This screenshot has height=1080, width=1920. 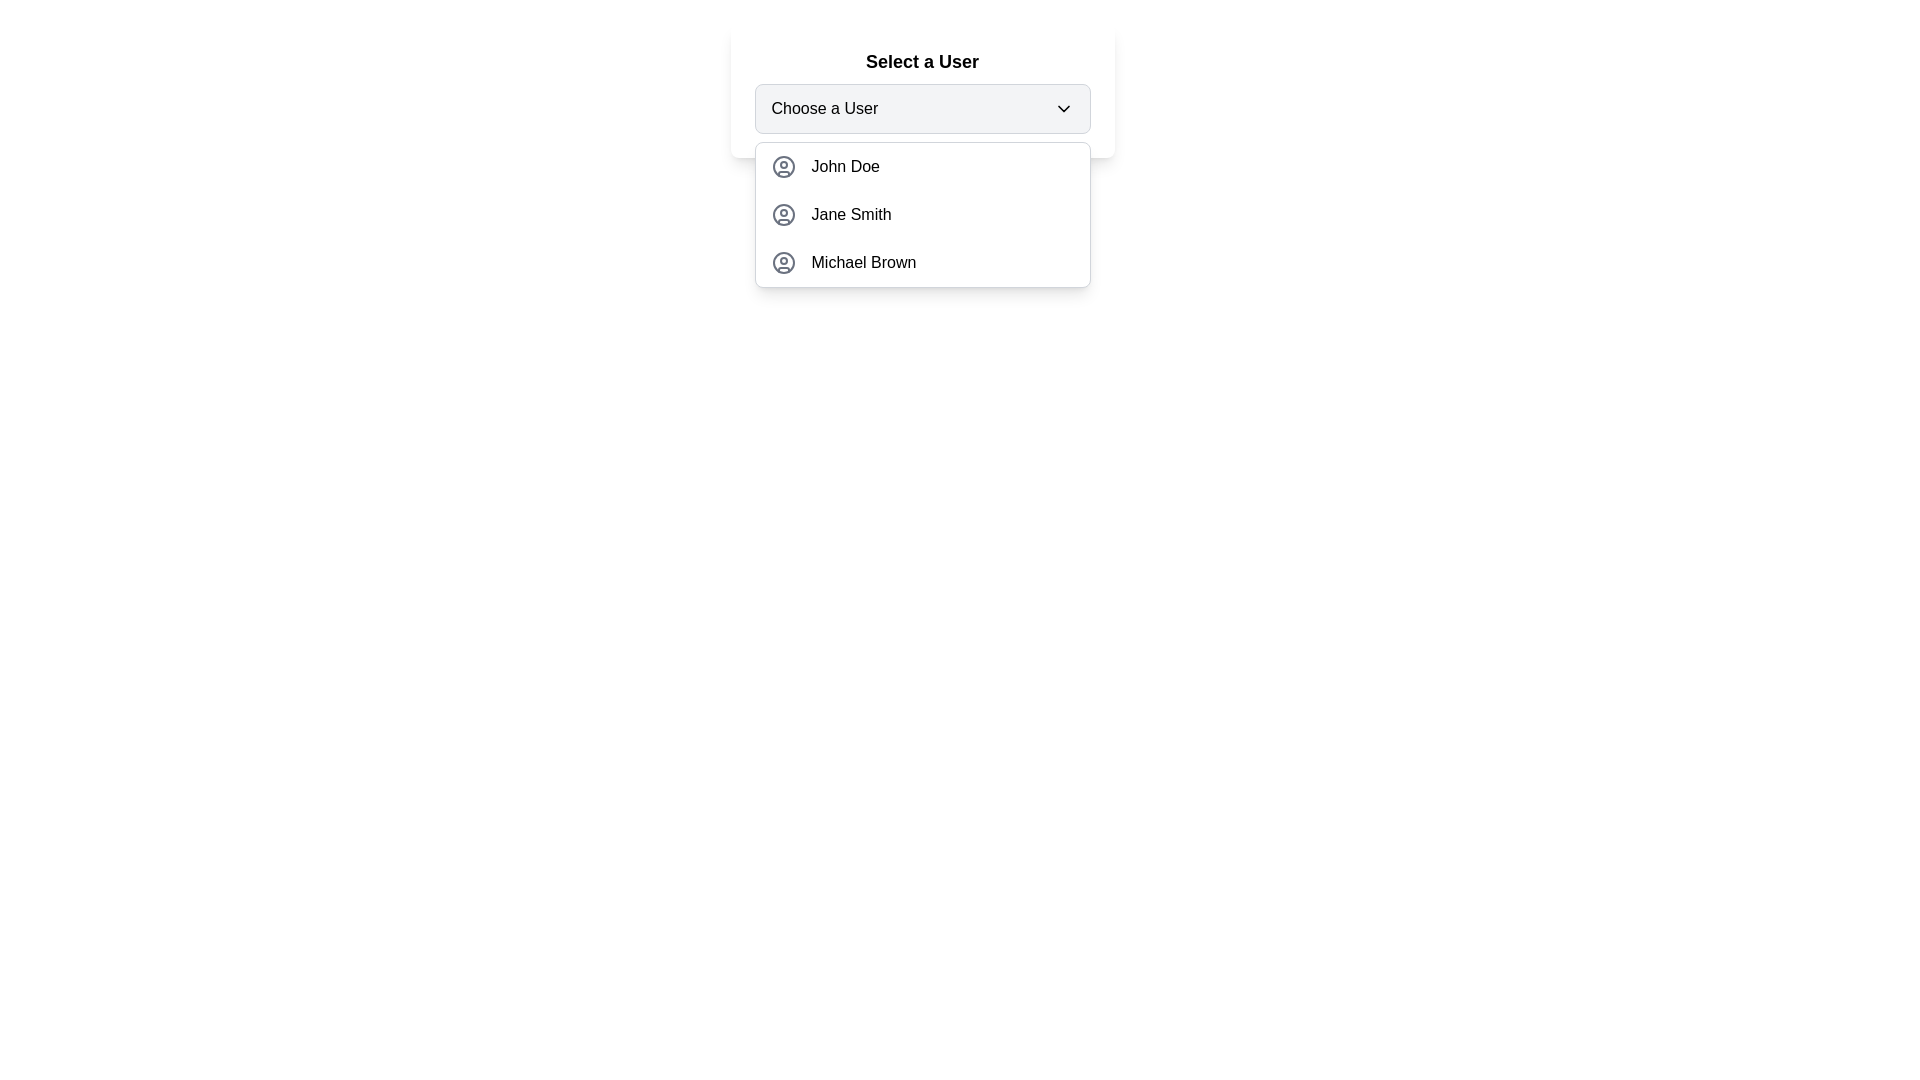 What do you see at coordinates (845, 165) in the screenshot?
I see `the text label displaying 'John Doe'` at bounding box center [845, 165].